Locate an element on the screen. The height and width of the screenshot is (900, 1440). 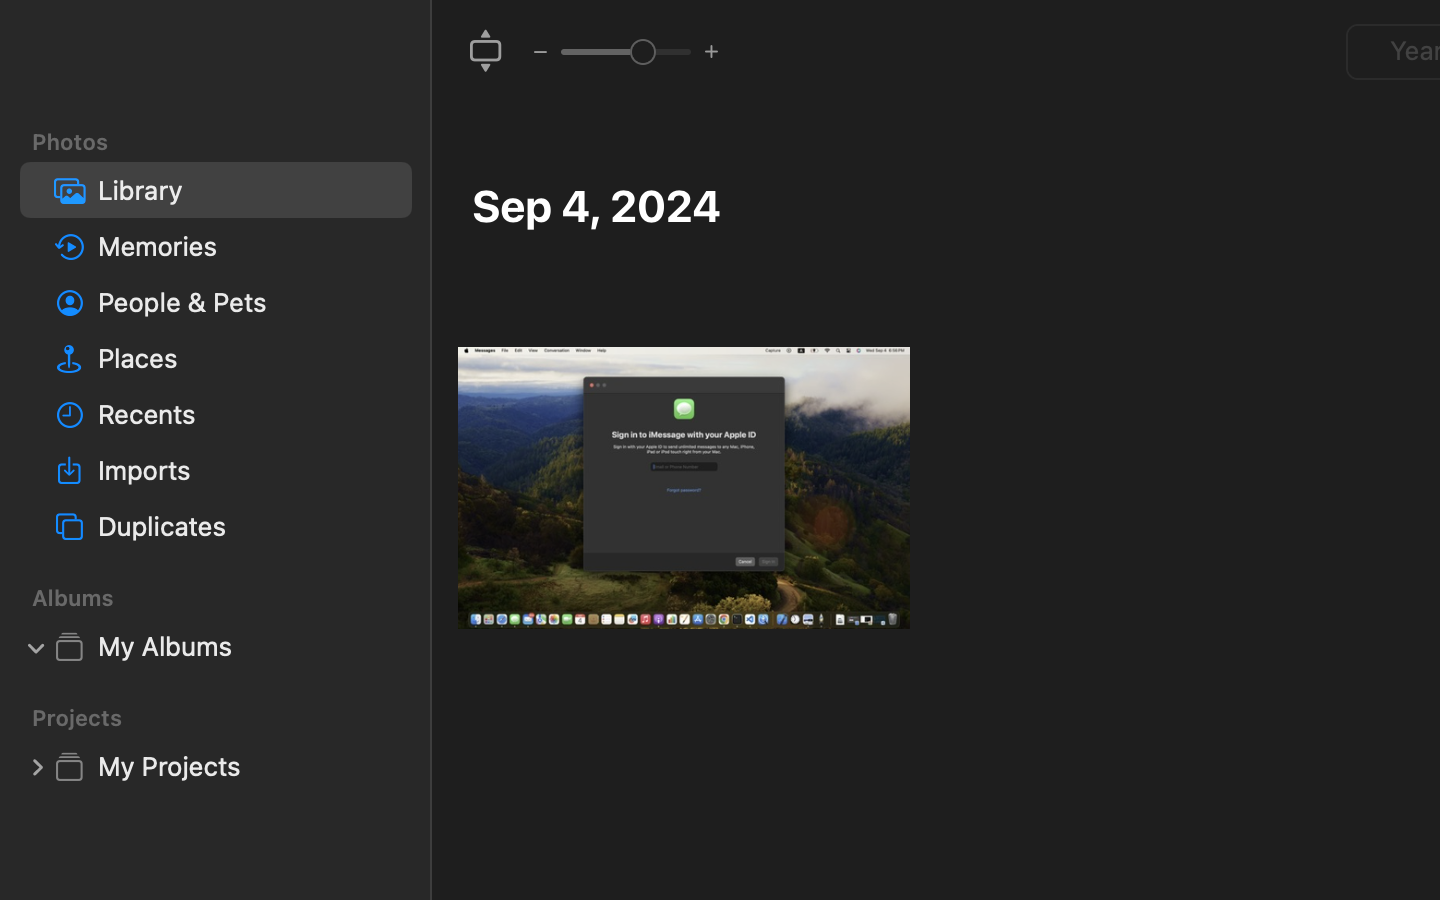
'People & Pets' is located at coordinates (245, 301).